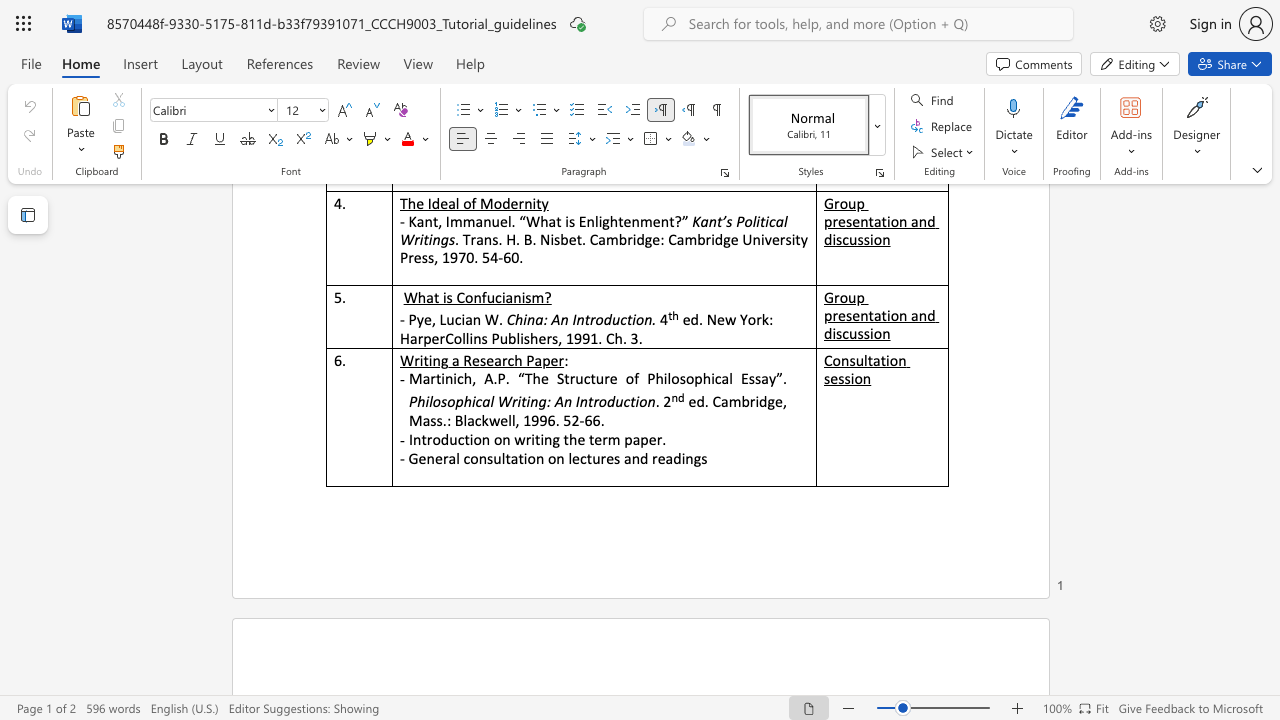 The width and height of the screenshot is (1280, 720). Describe the element at coordinates (656, 438) in the screenshot. I see `the subset text "r." within the text "Introduction on writing the term paper."` at that location.